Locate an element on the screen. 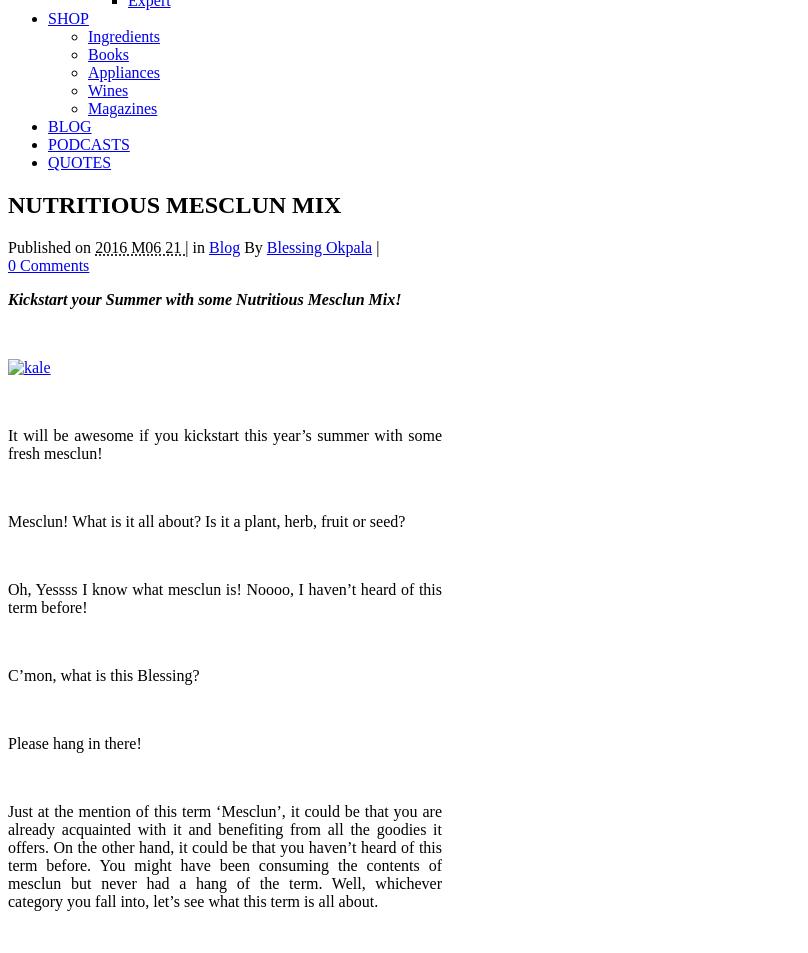  'Wines' is located at coordinates (107, 89).